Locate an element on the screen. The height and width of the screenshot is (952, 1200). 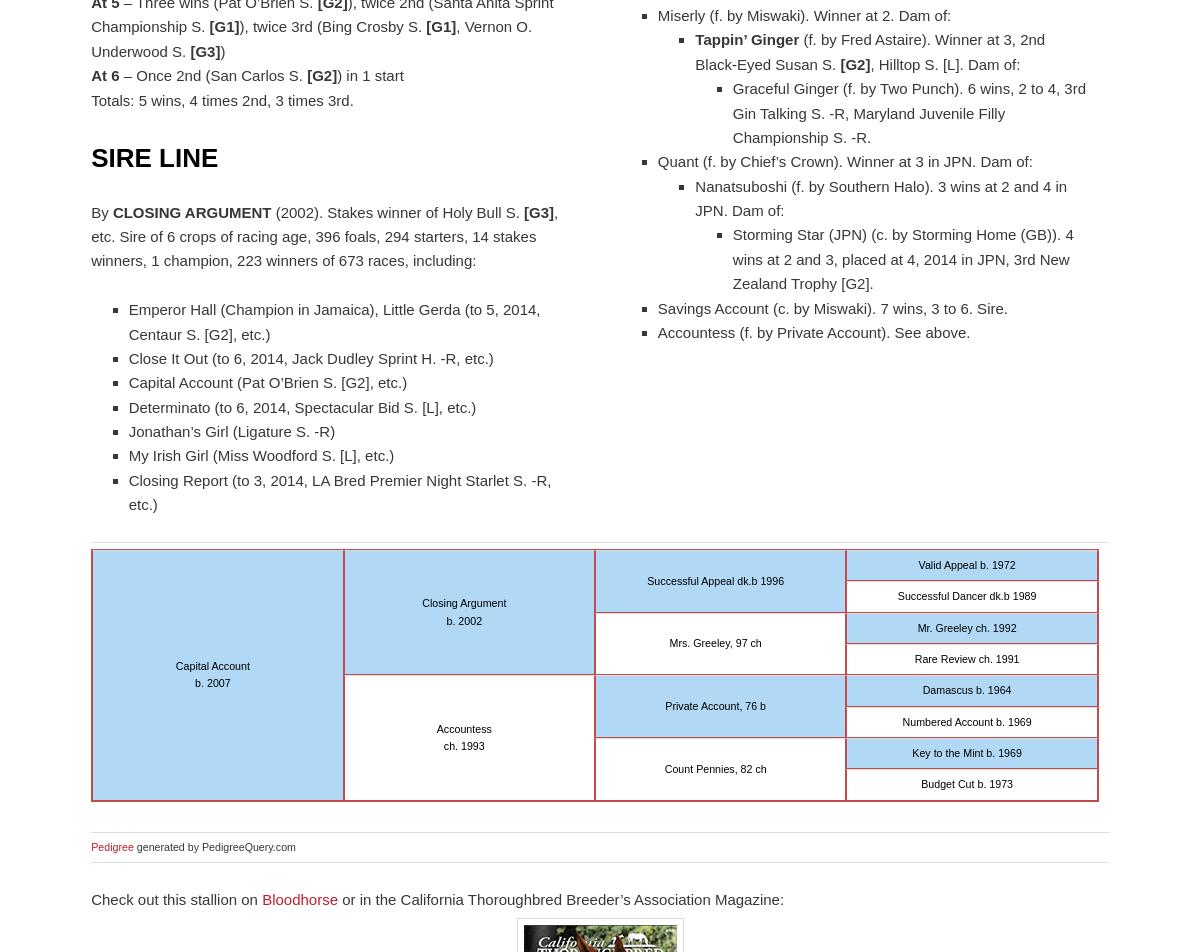
') in 1 start' is located at coordinates (336, 75).